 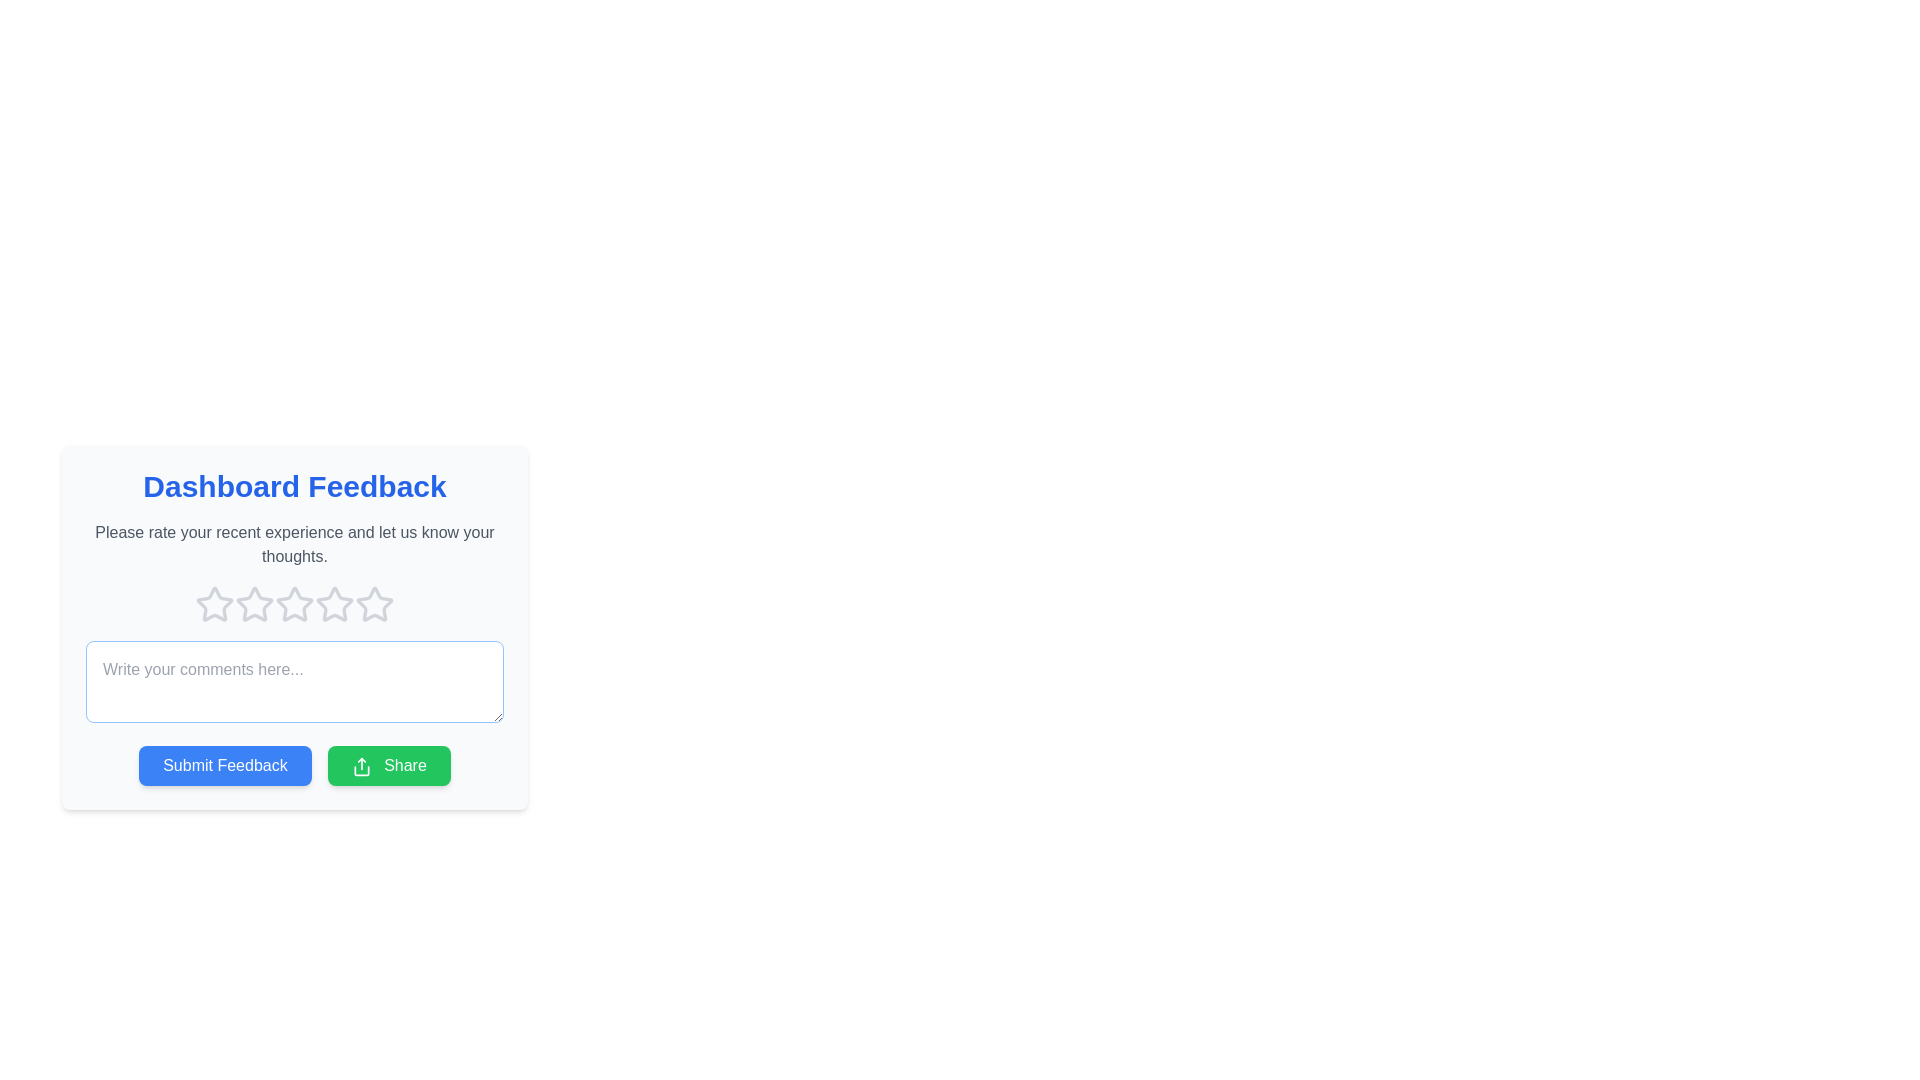 What do you see at coordinates (335, 604) in the screenshot?
I see `the sixth star icon in the feedback form` at bounding box center [335, 604].